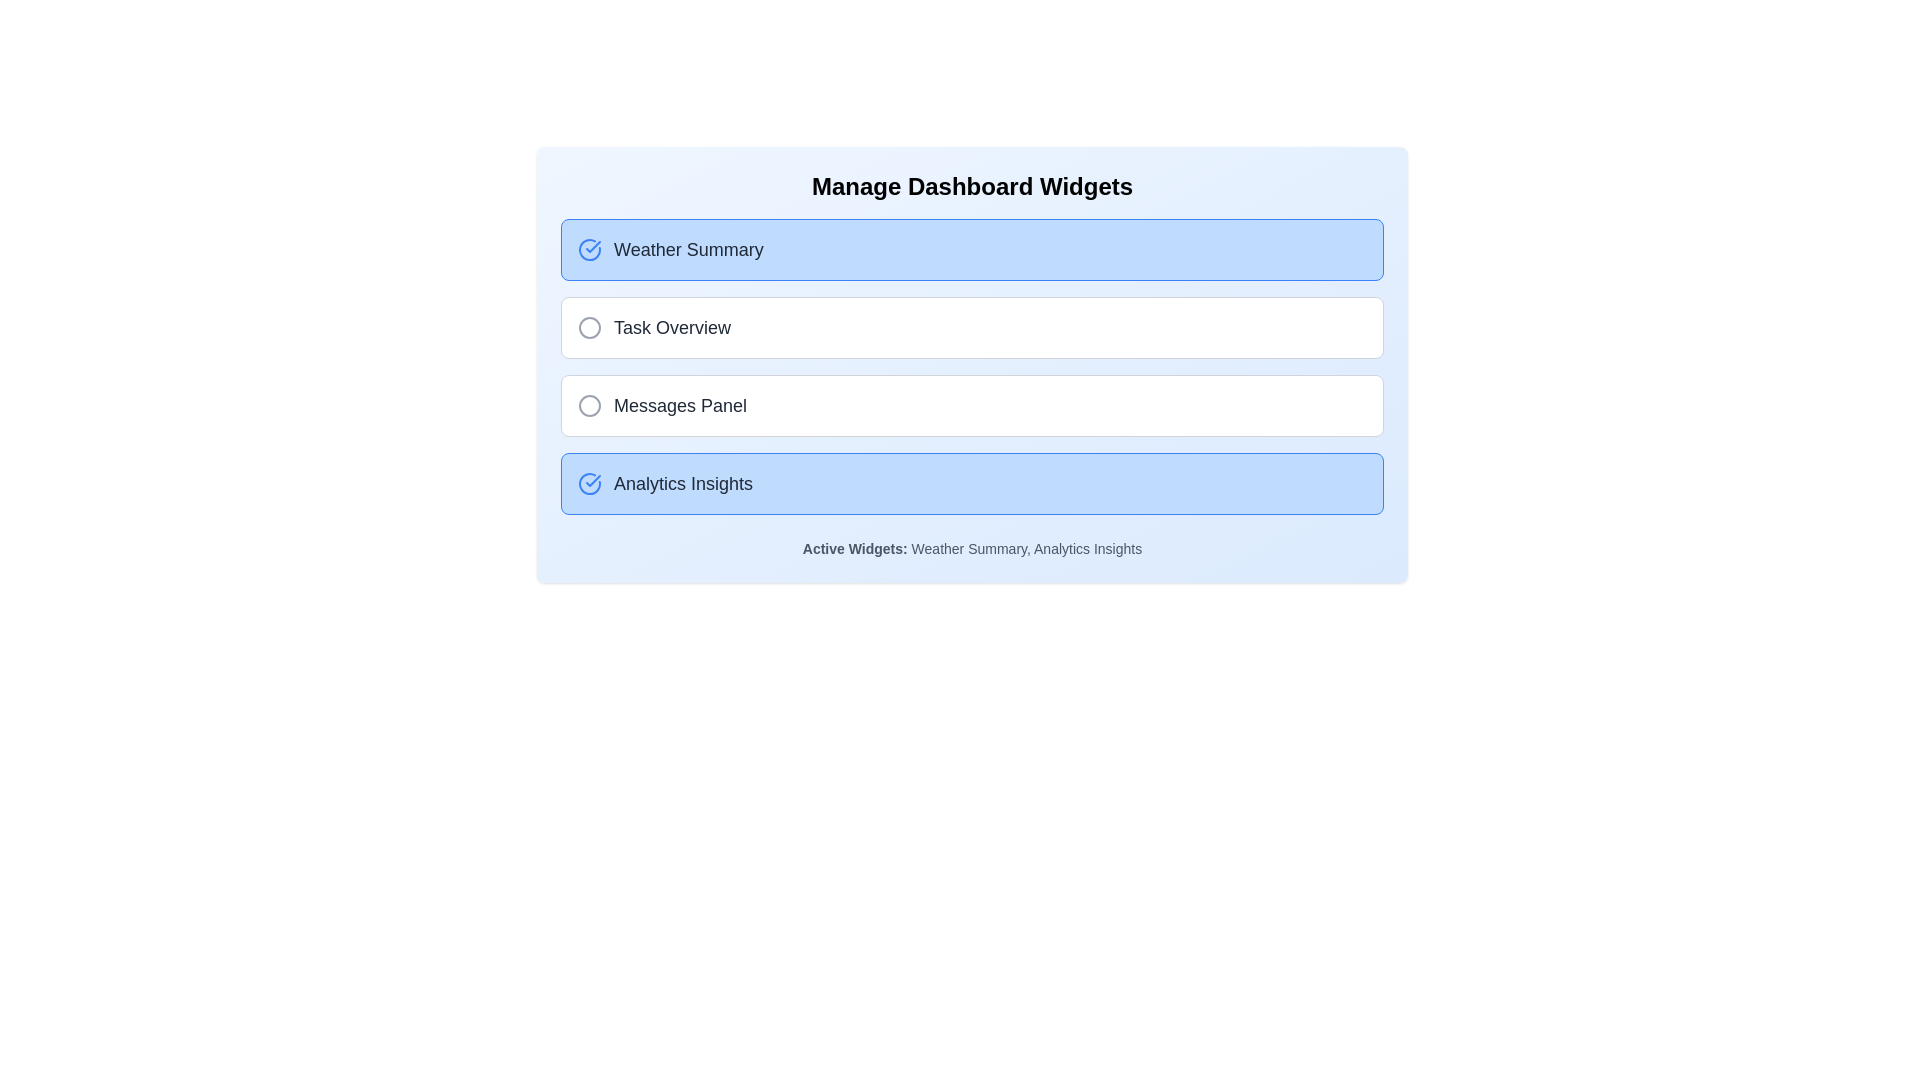 Image resolution: width=1920 pixels, height=1080 pixels. What do you see at coordinates (972, 405) in the screenshot?
I see `to select the 'Messages Panel' section represented by the third selectable card in the vertical stack of four items under 'Manage Dashboard Widgets'` at bounding box center [972, 405].